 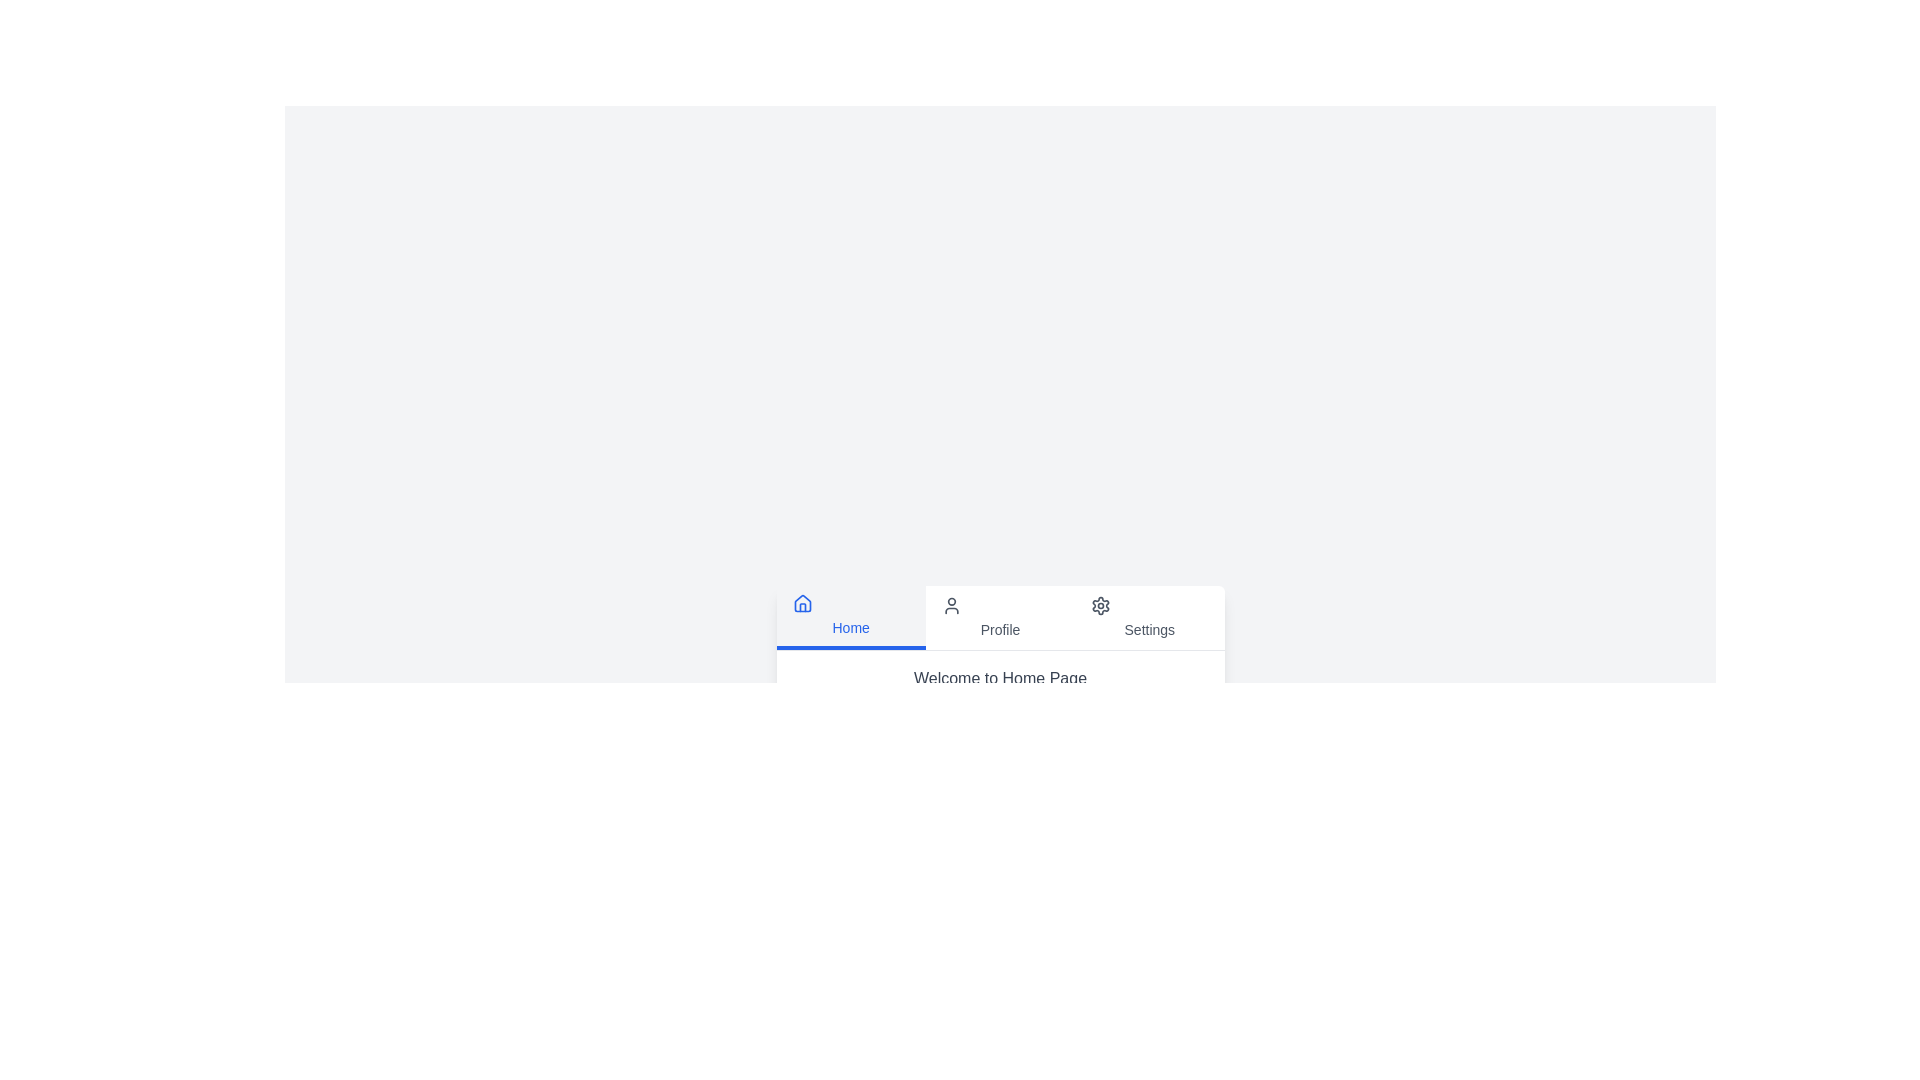 What do you see at coordinates (1000, 616) in the screenshot?
I see `the tab labeled 'Profile' to switch to the respective tab` at bounding box center [1000, 616].